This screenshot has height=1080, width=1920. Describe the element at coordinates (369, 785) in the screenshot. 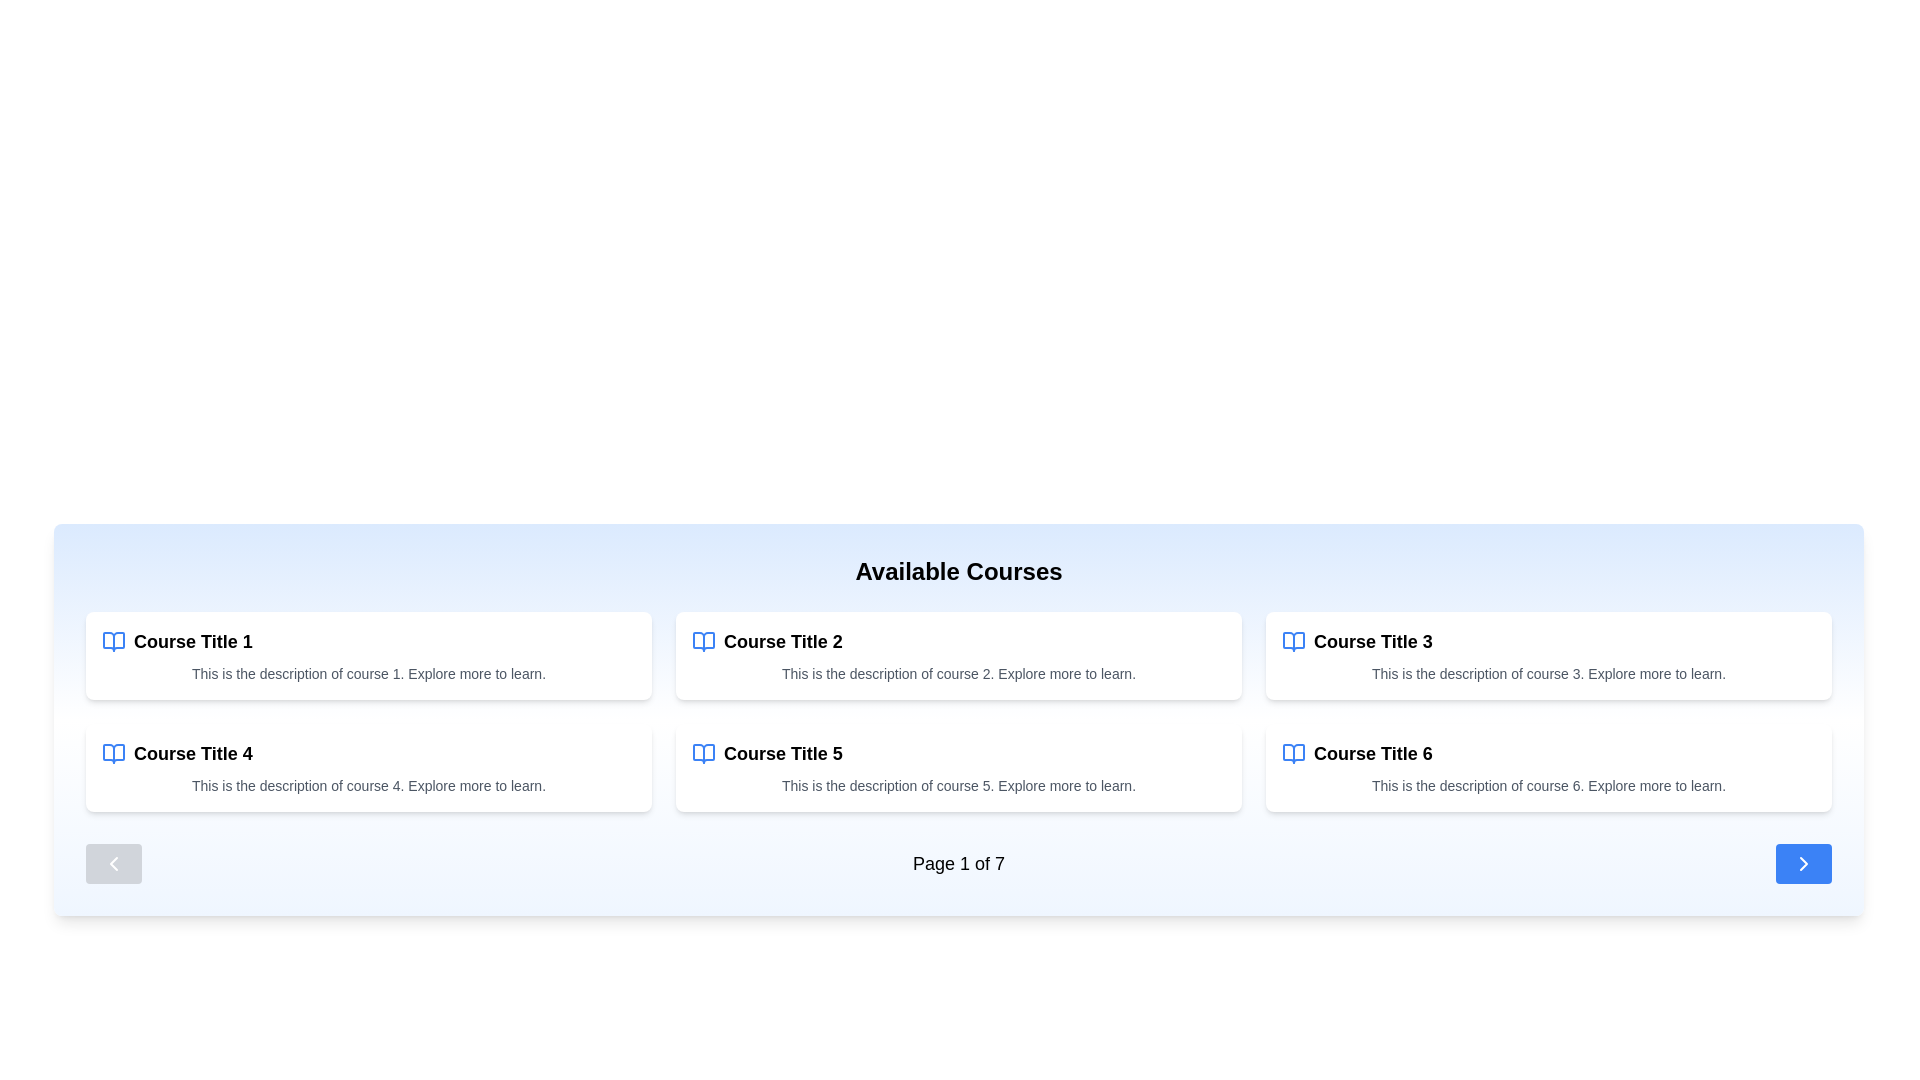

I see `static text label styled in gray font that reads 'This is the description of course 4. Explore more to learn.', located below 'Course Title 4' within its rounded rectangular card` at that location.